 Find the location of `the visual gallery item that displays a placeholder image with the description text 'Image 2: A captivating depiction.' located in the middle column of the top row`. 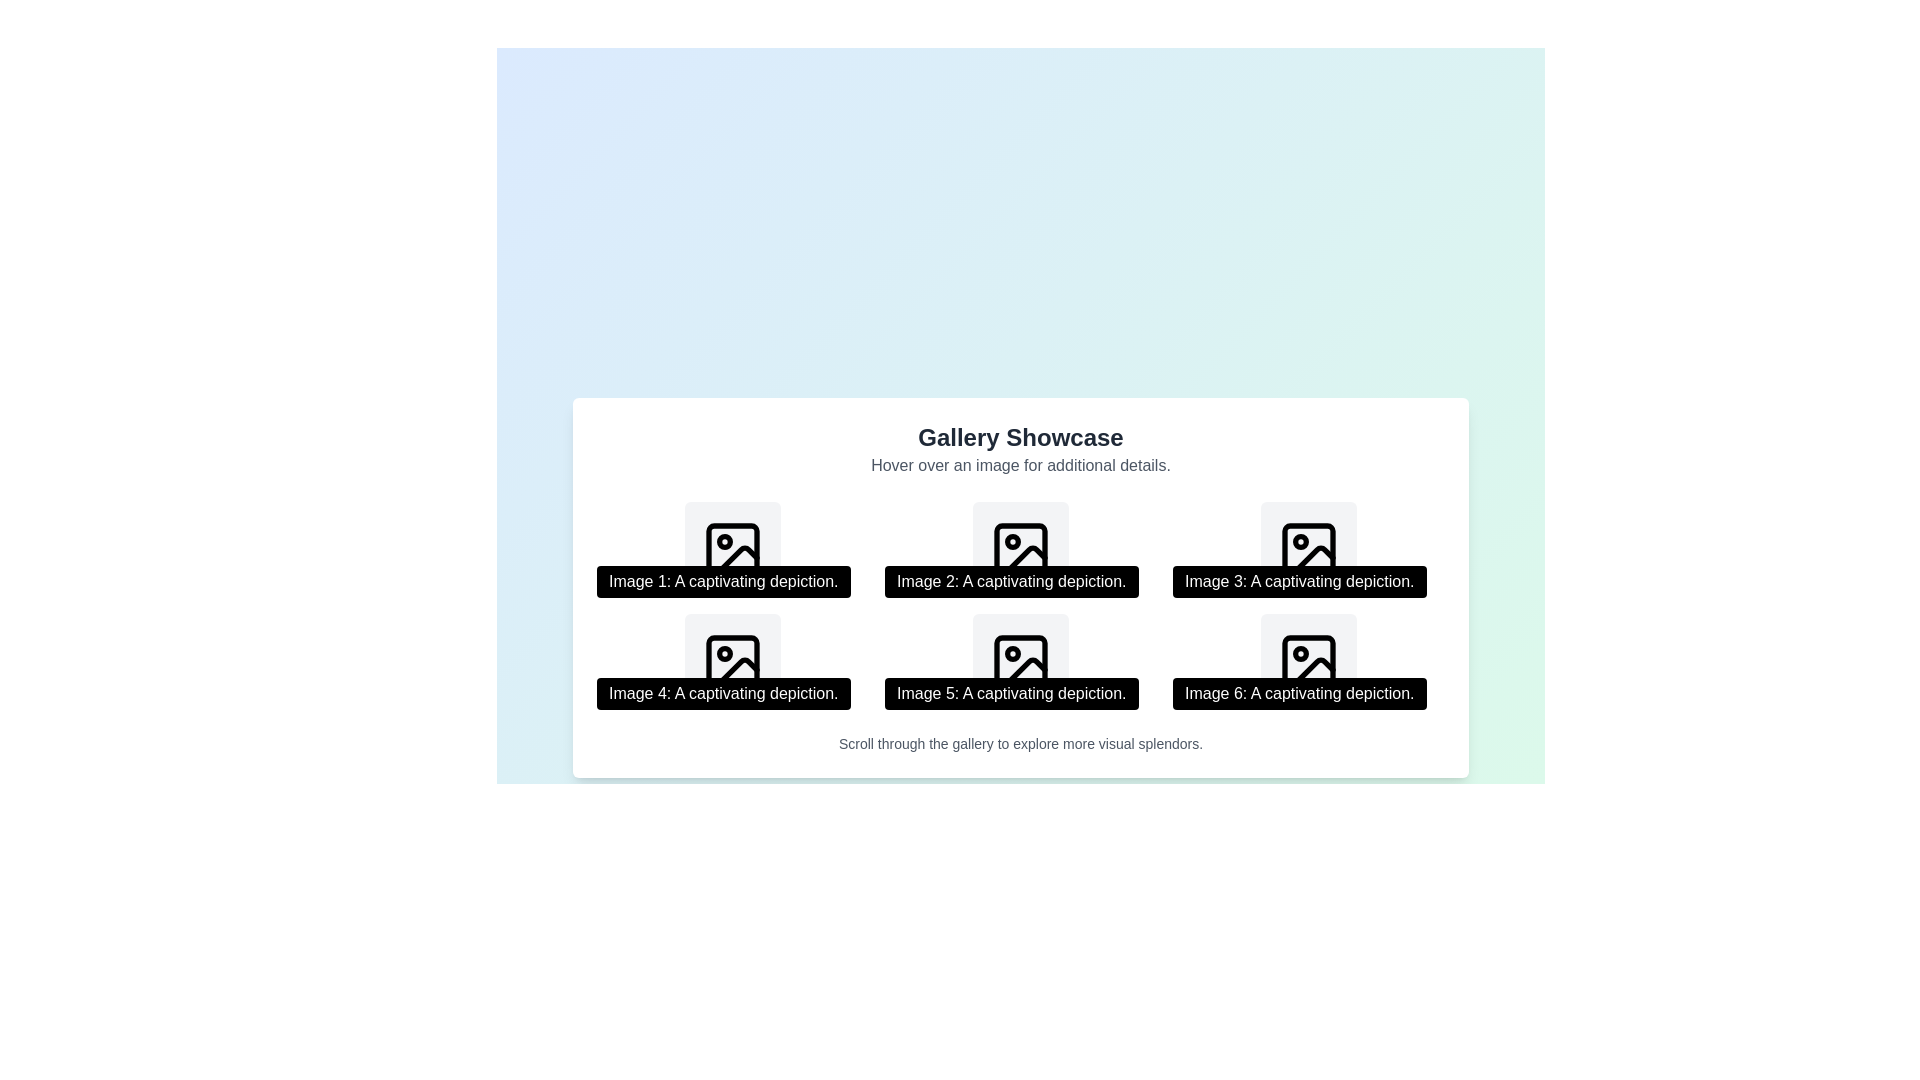

the visual gallery item that displays a placeholder image with the description text 'Image 2: A captivating depiction.' located in the middle column of the top row is located at coordinates (1021, 550).